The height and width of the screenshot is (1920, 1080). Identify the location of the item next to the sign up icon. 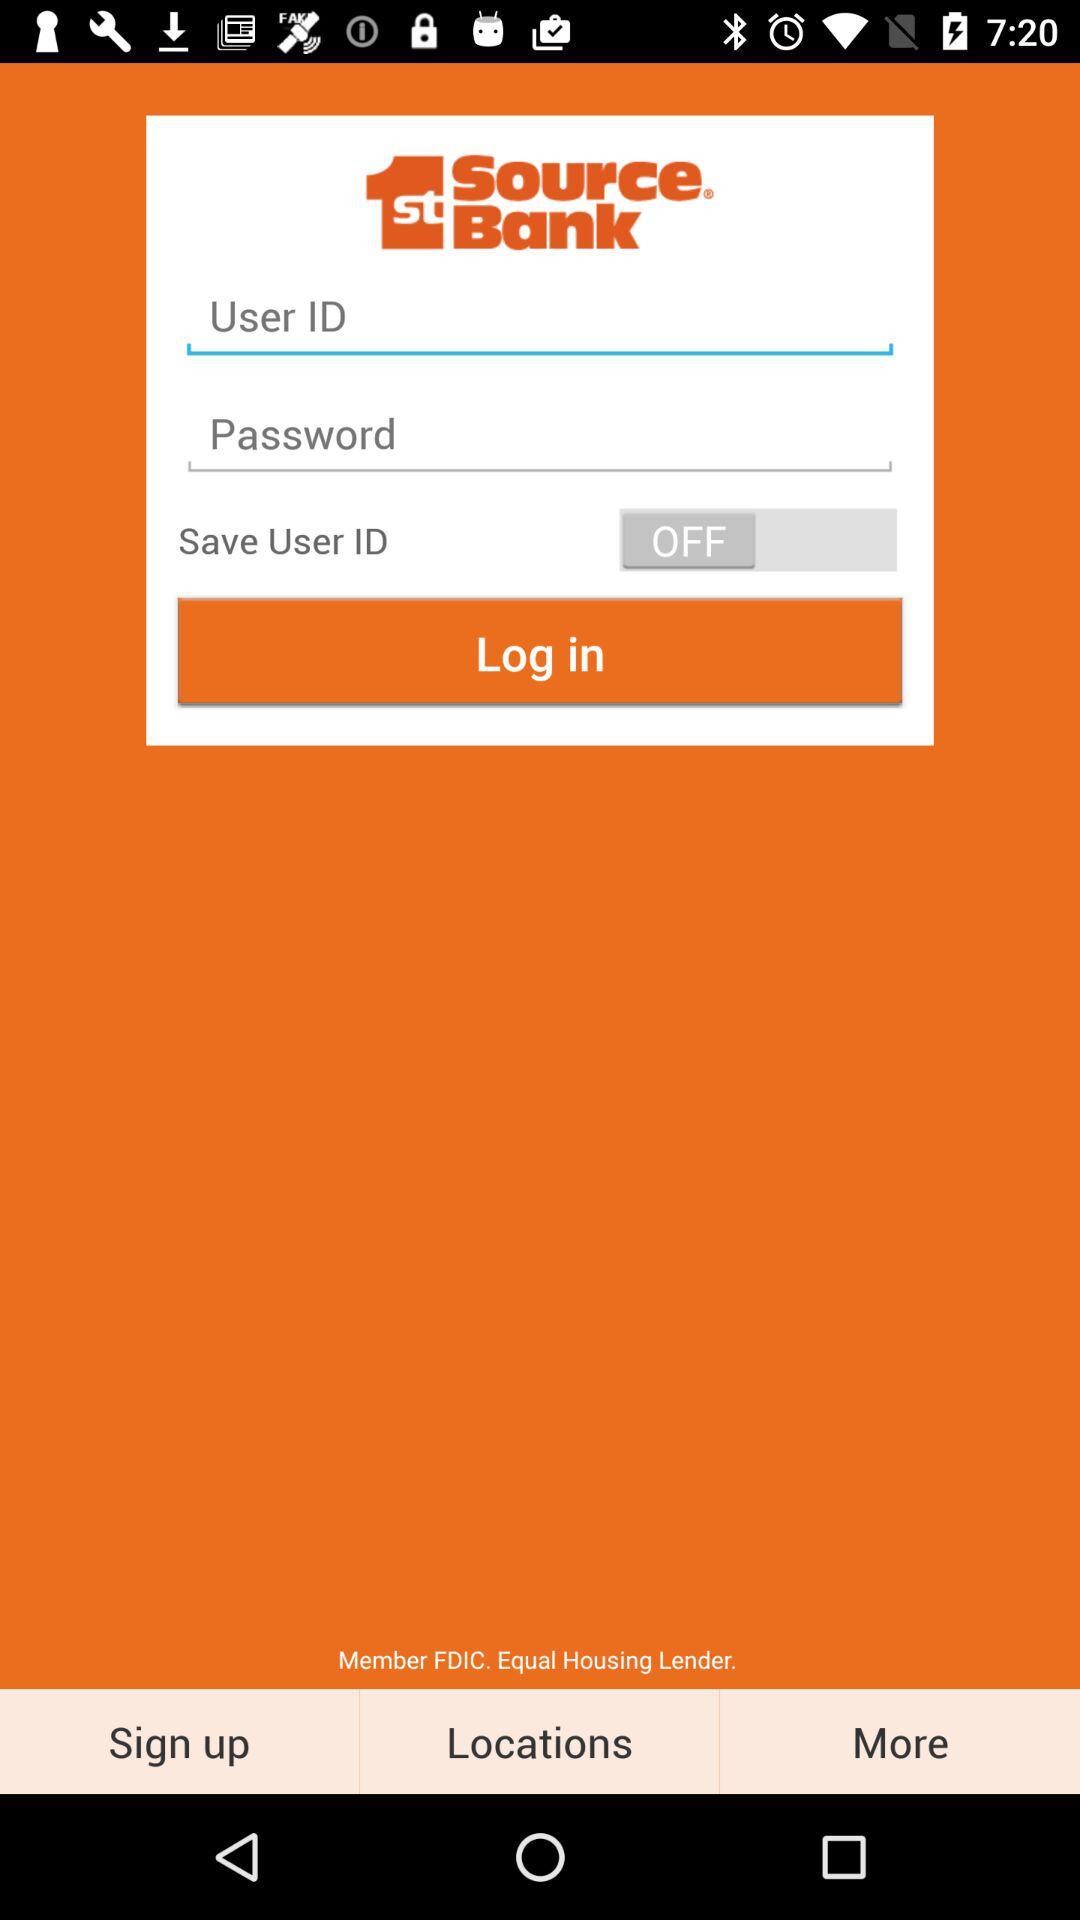
(538, 1740).